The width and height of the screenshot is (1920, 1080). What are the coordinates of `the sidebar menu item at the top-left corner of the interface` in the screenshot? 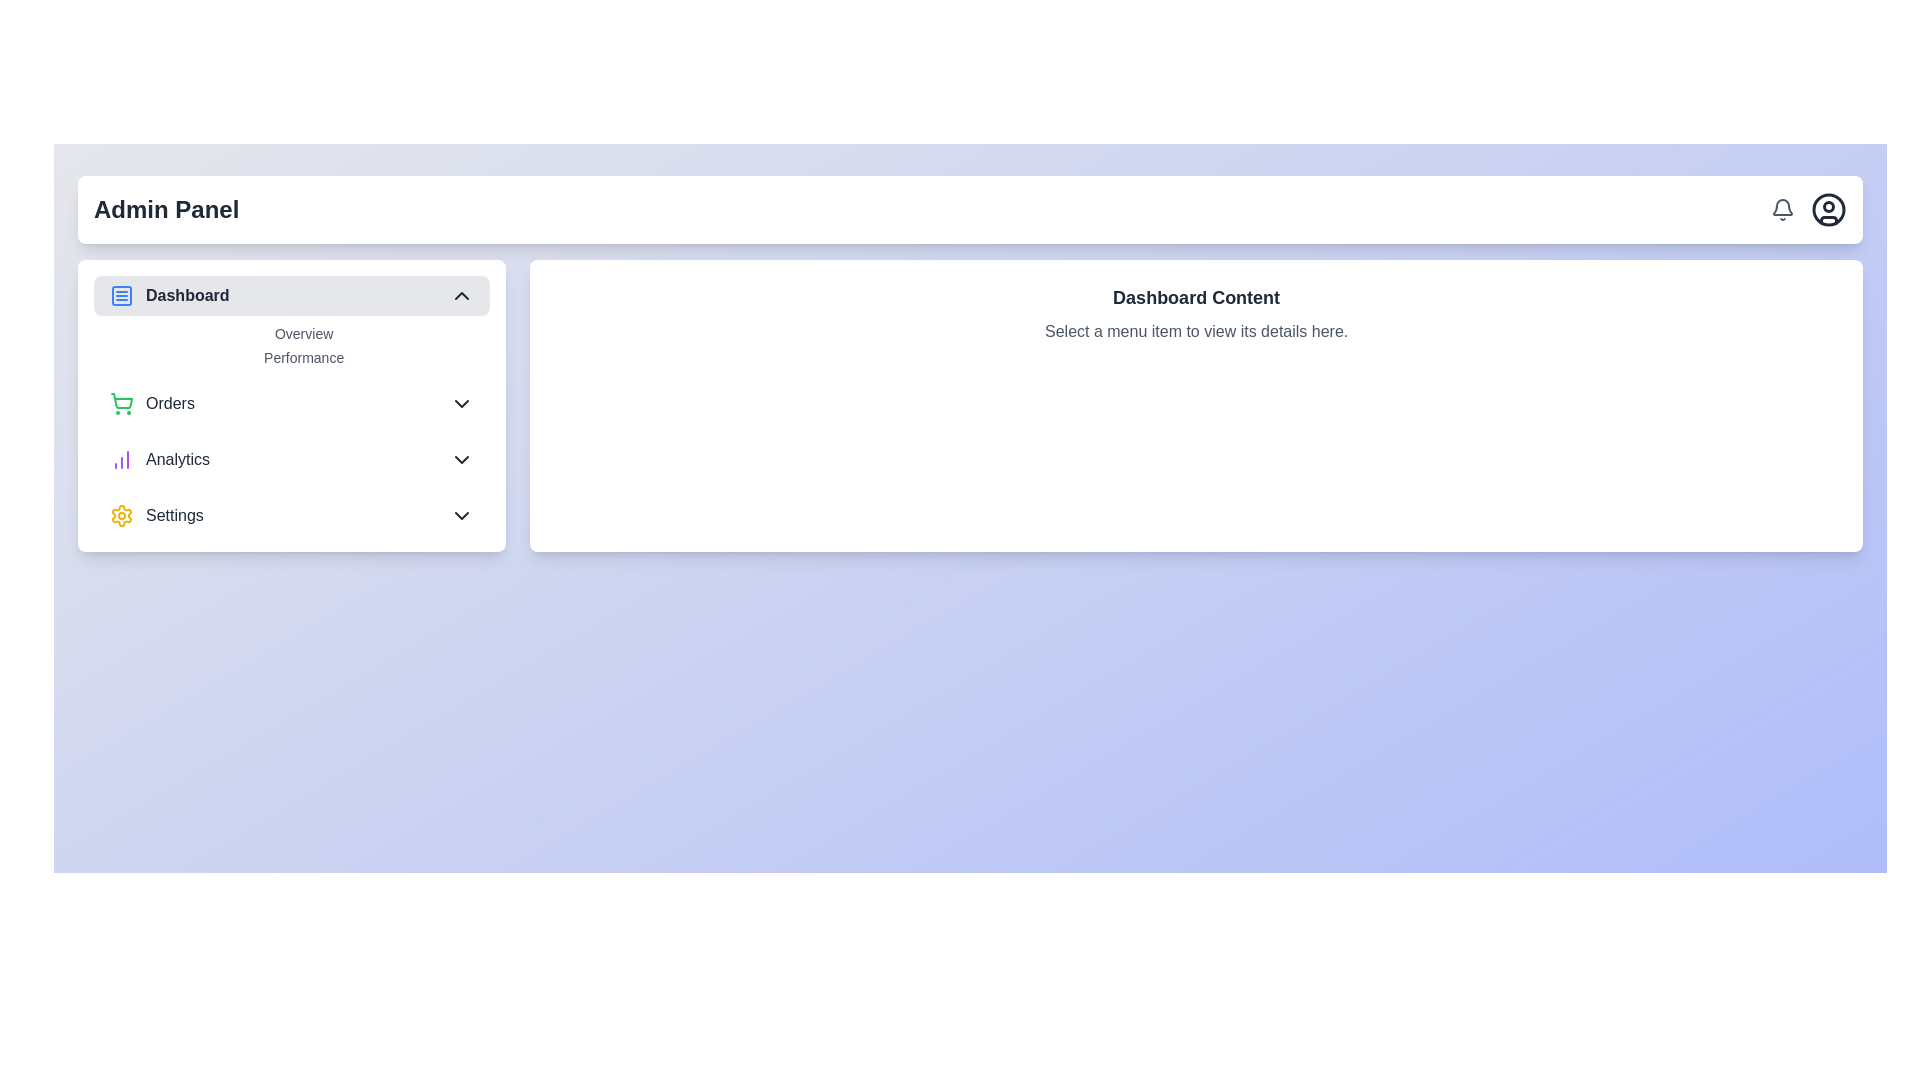 It's located at (291, 296).